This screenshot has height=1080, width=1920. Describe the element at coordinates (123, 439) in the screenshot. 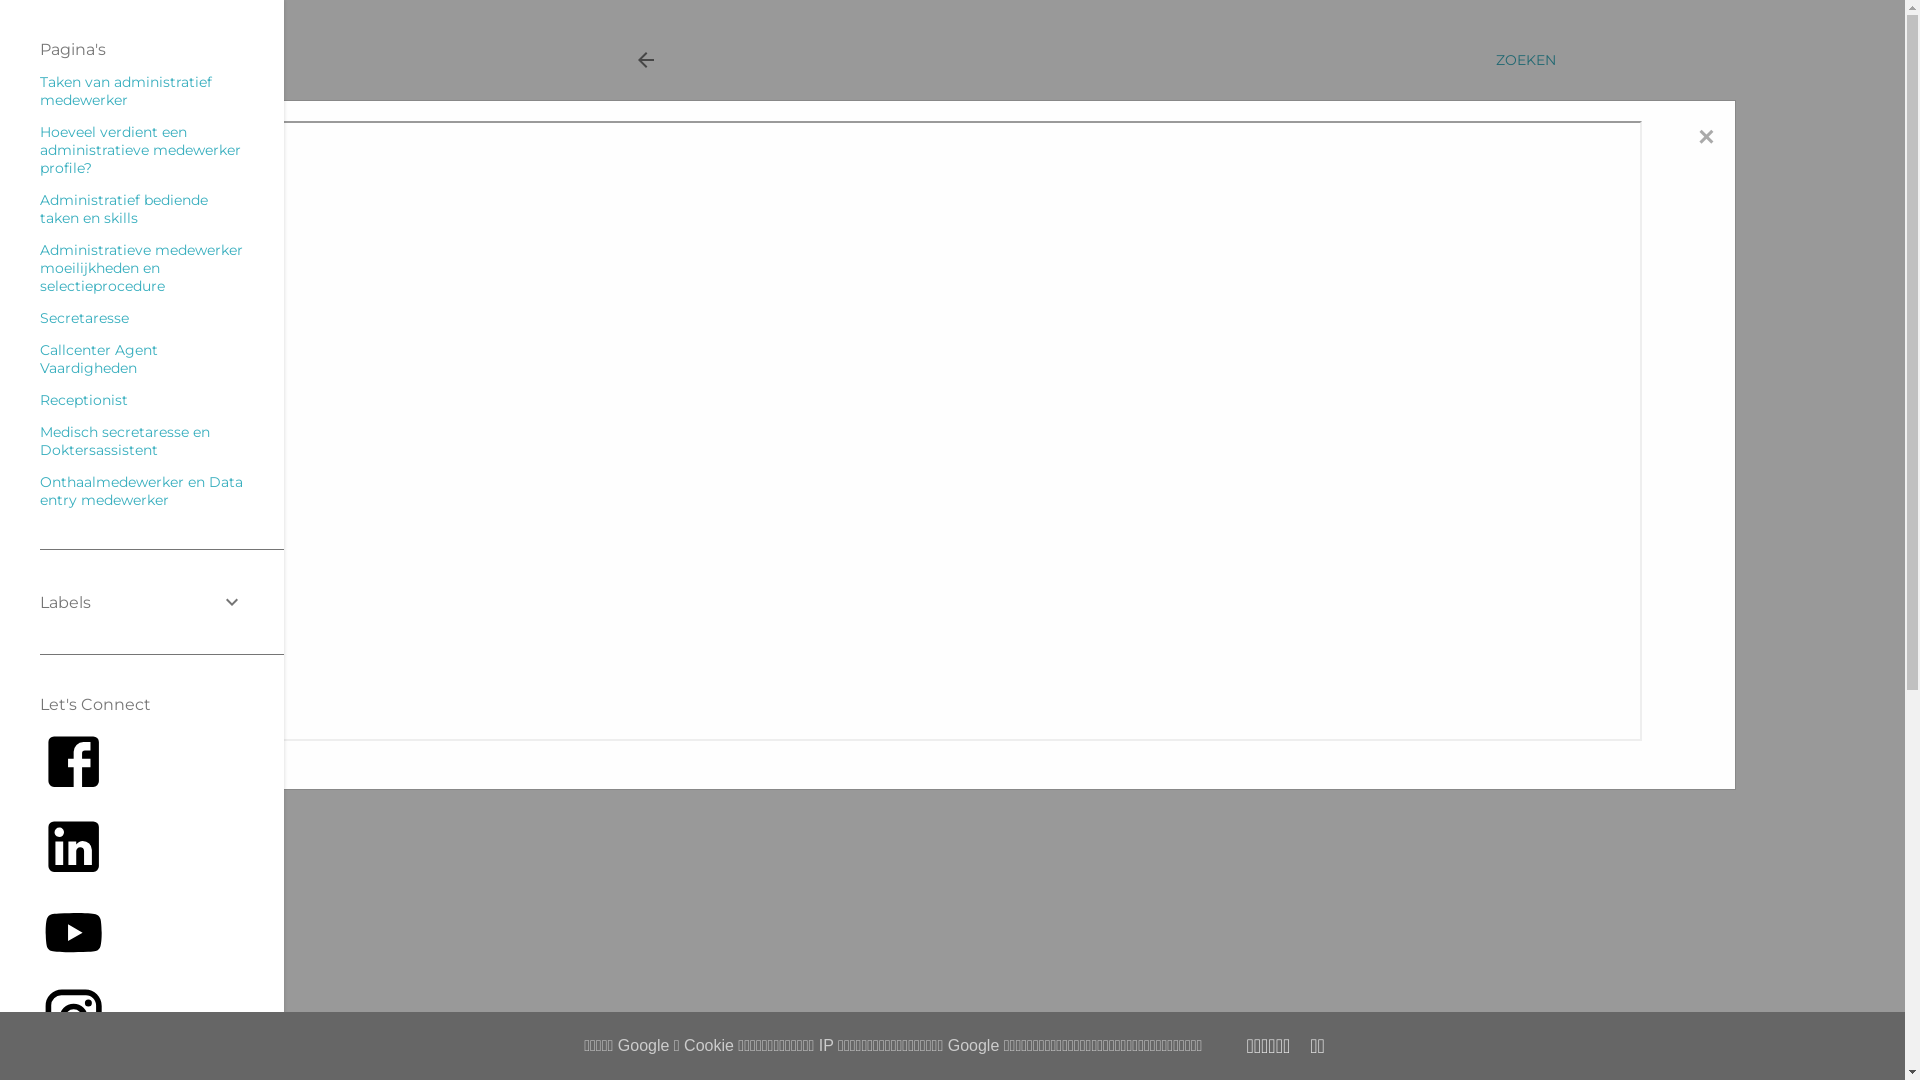

I see `'Medisch secretaresse en Doktersassistent'` at that location.